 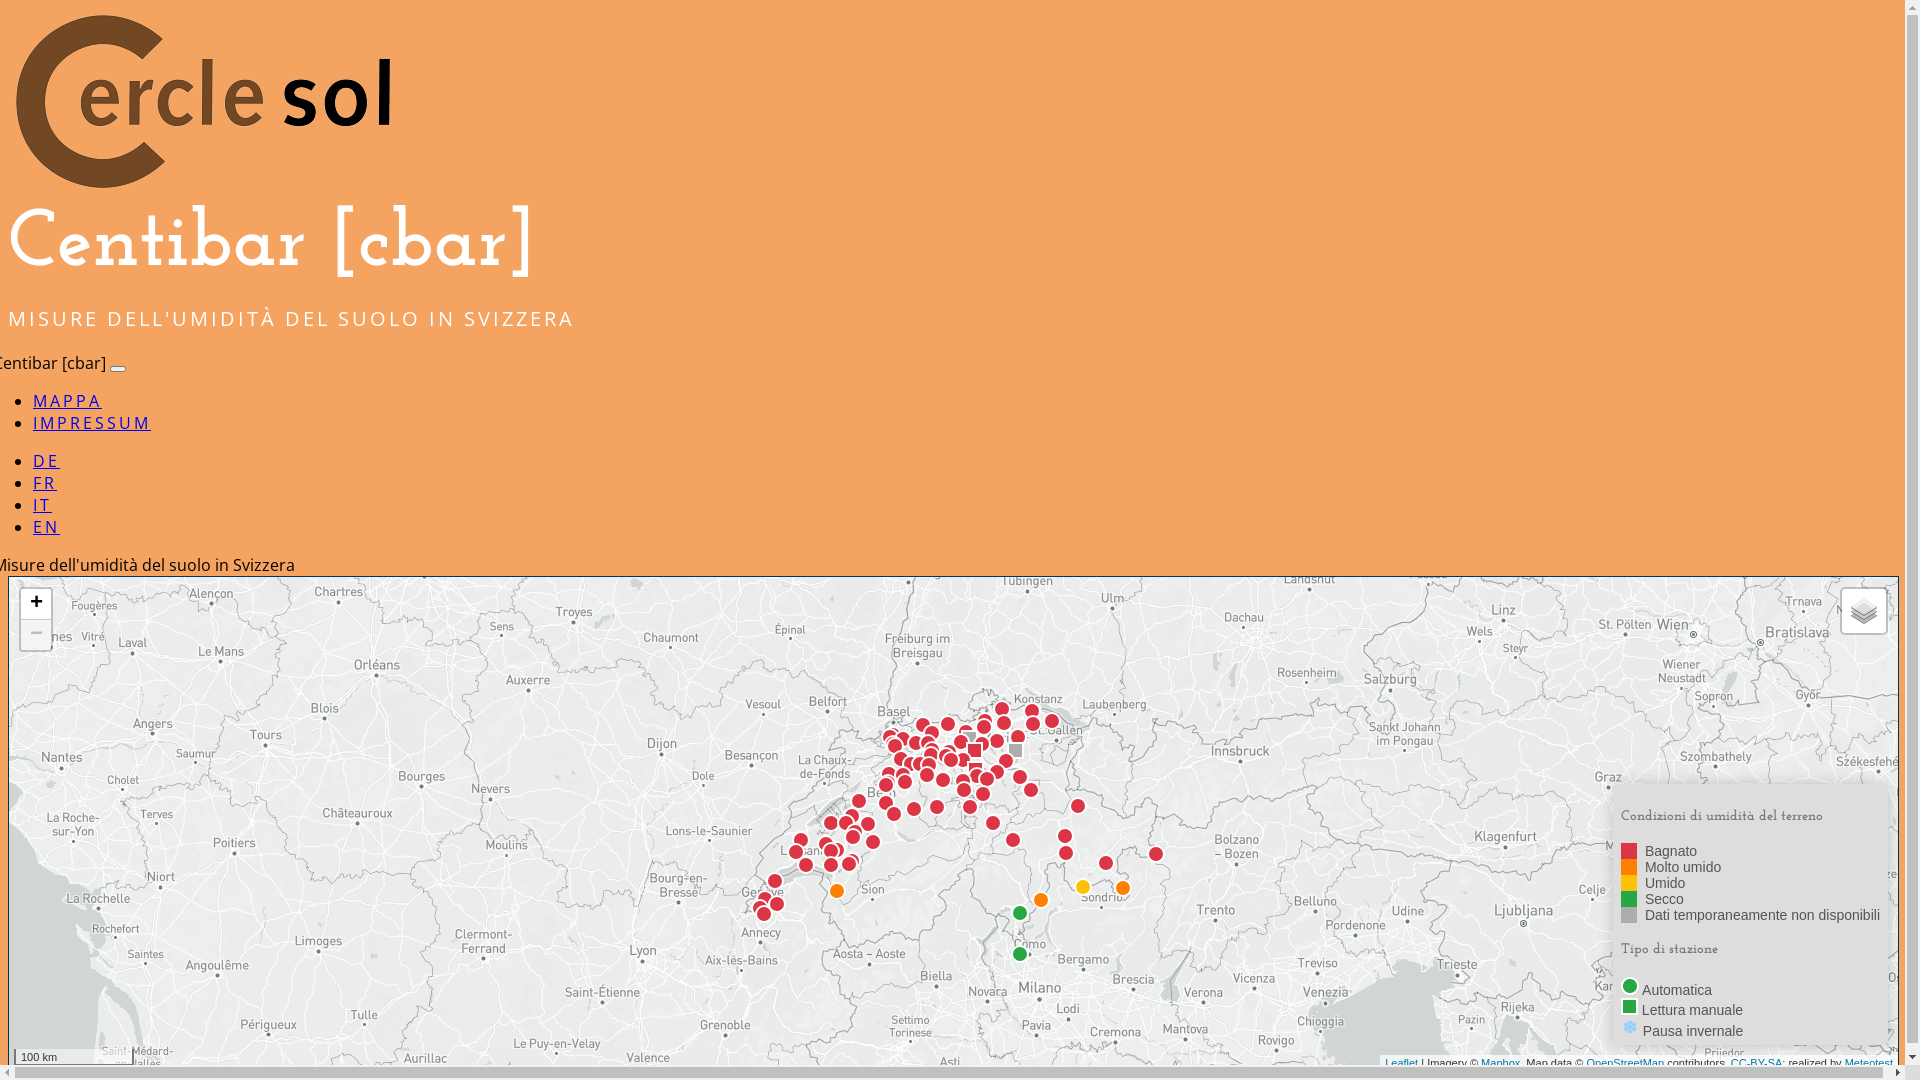 I want to click on 'IT', so click(x=33, y=504).